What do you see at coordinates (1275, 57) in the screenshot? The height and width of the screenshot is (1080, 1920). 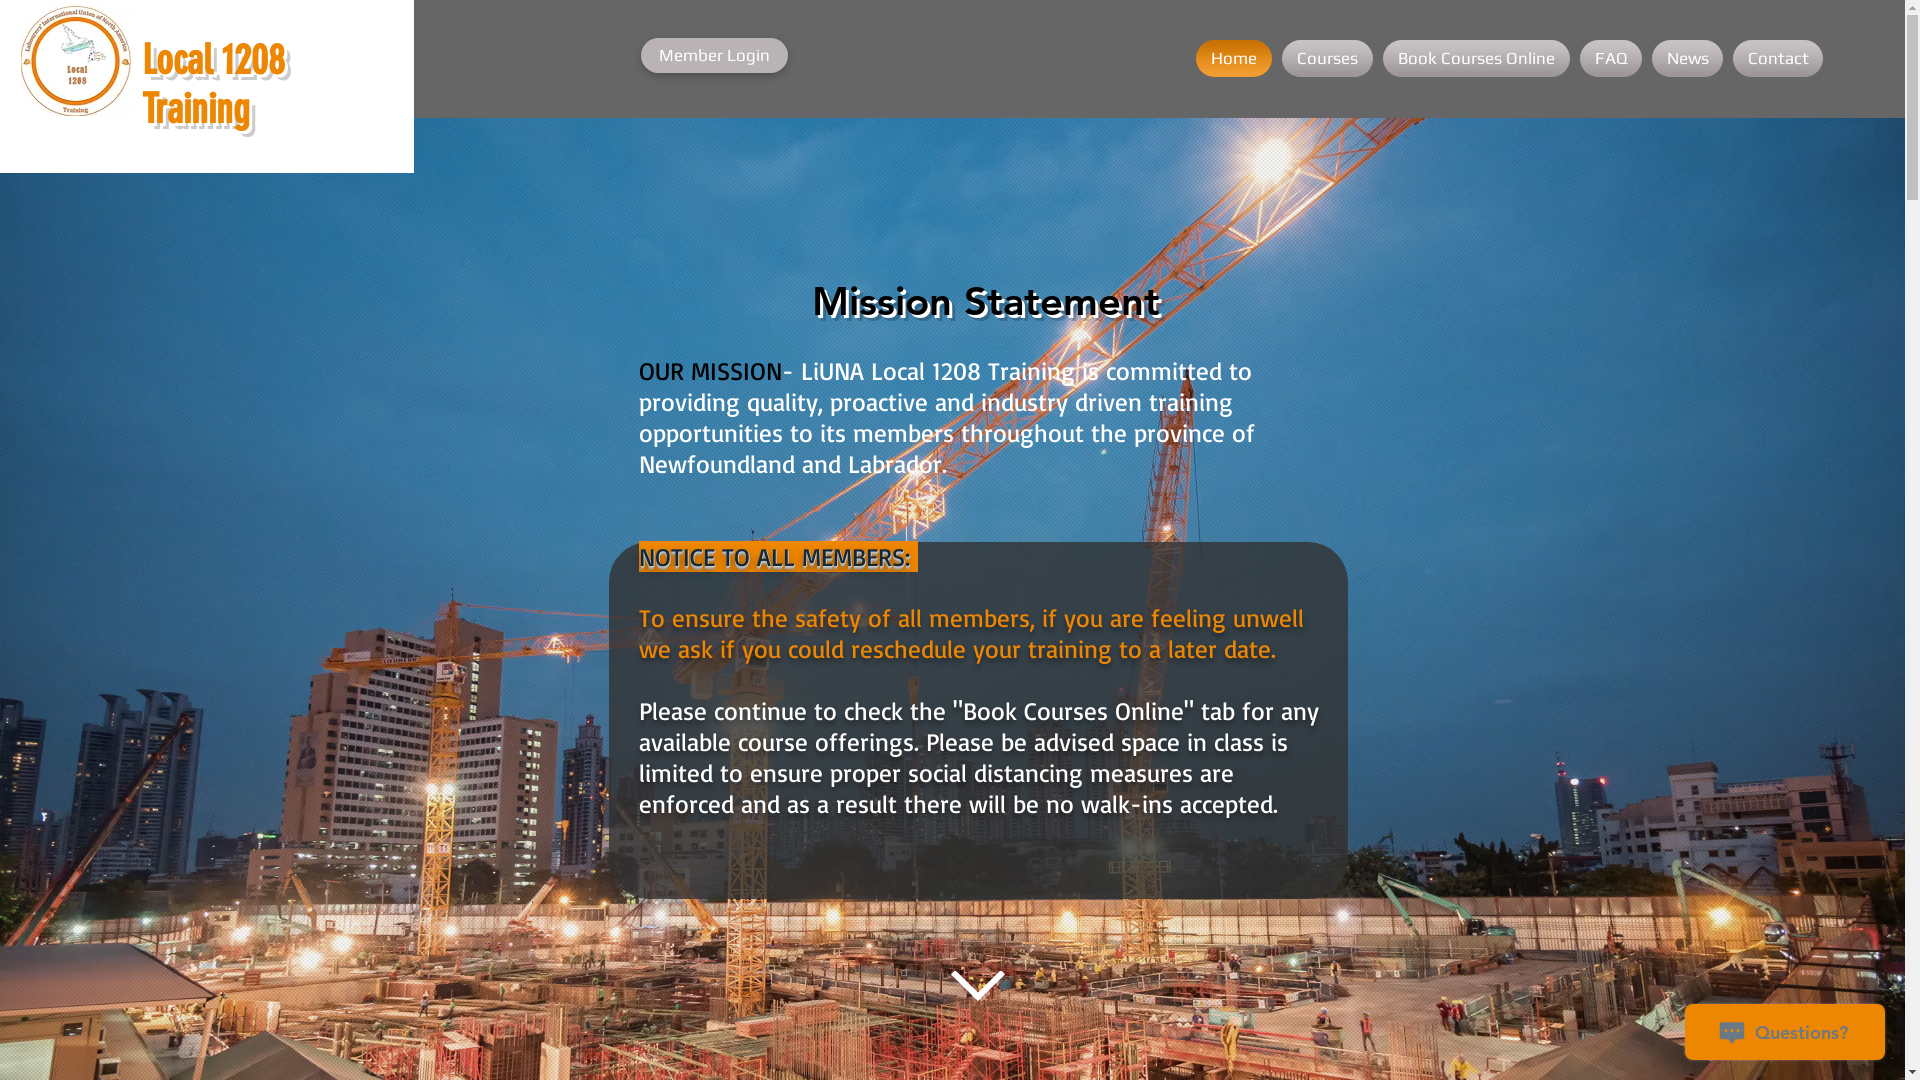 I see `'Courses'` at bounding box center [1275, 57].